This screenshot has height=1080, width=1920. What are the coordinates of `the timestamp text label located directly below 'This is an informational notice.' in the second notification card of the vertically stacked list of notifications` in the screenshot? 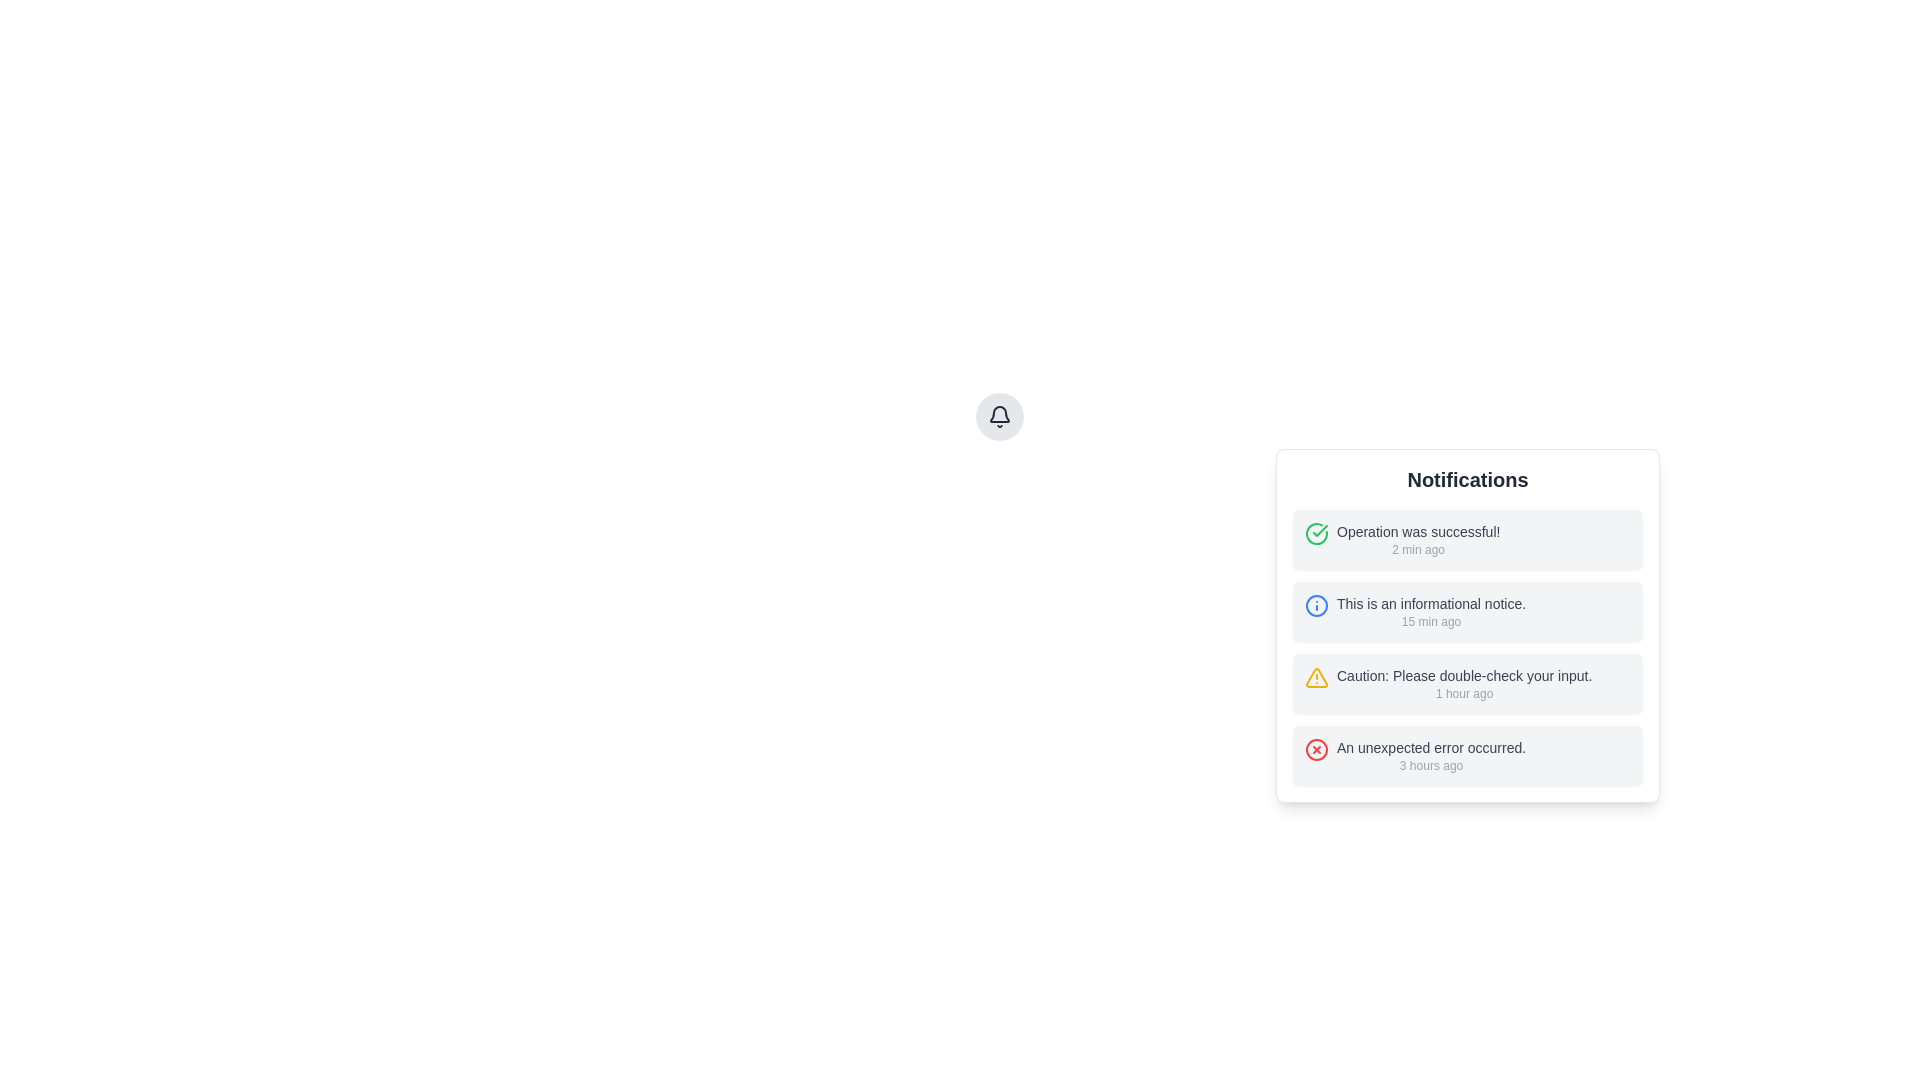 It's located at (1430, 620).